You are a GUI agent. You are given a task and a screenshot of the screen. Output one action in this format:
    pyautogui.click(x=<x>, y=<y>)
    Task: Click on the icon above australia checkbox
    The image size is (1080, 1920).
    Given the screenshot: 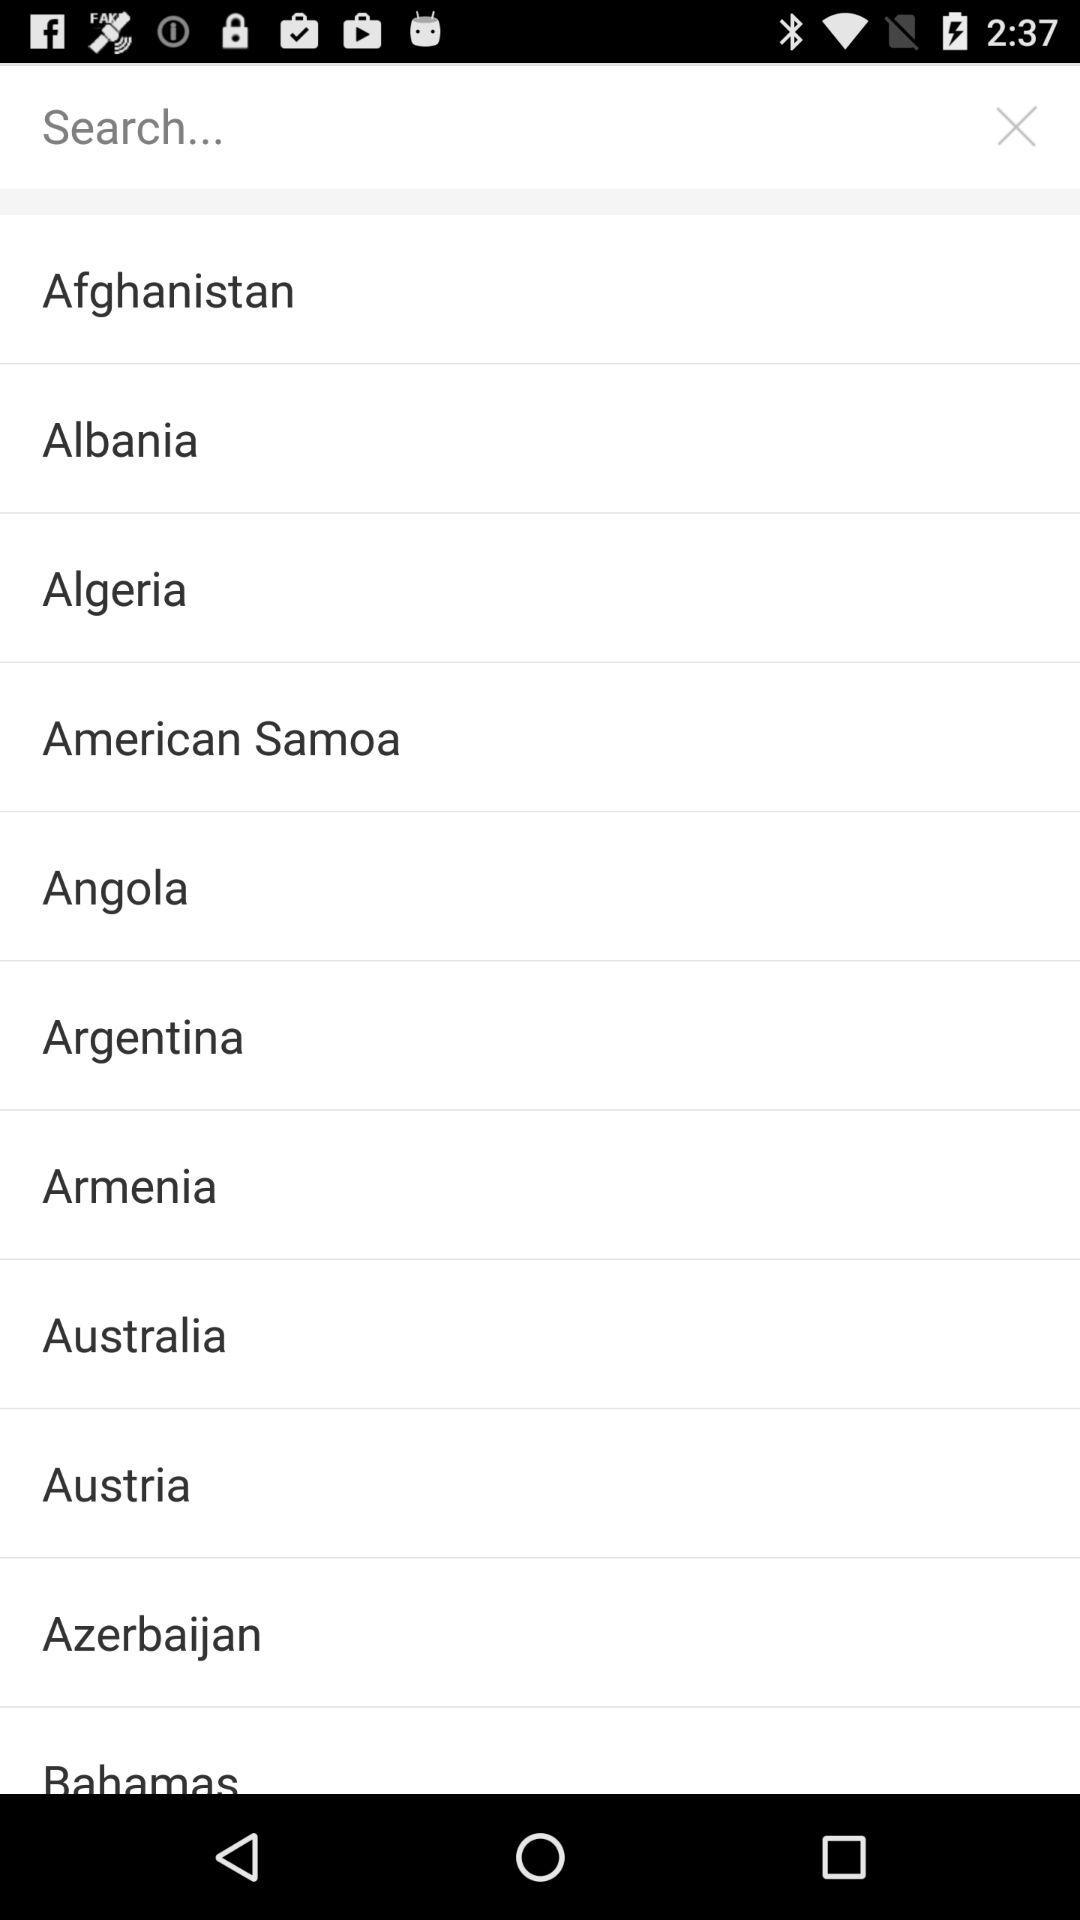 What is the action you would take?
    pyautogui.click(x=540, y=1184)
    